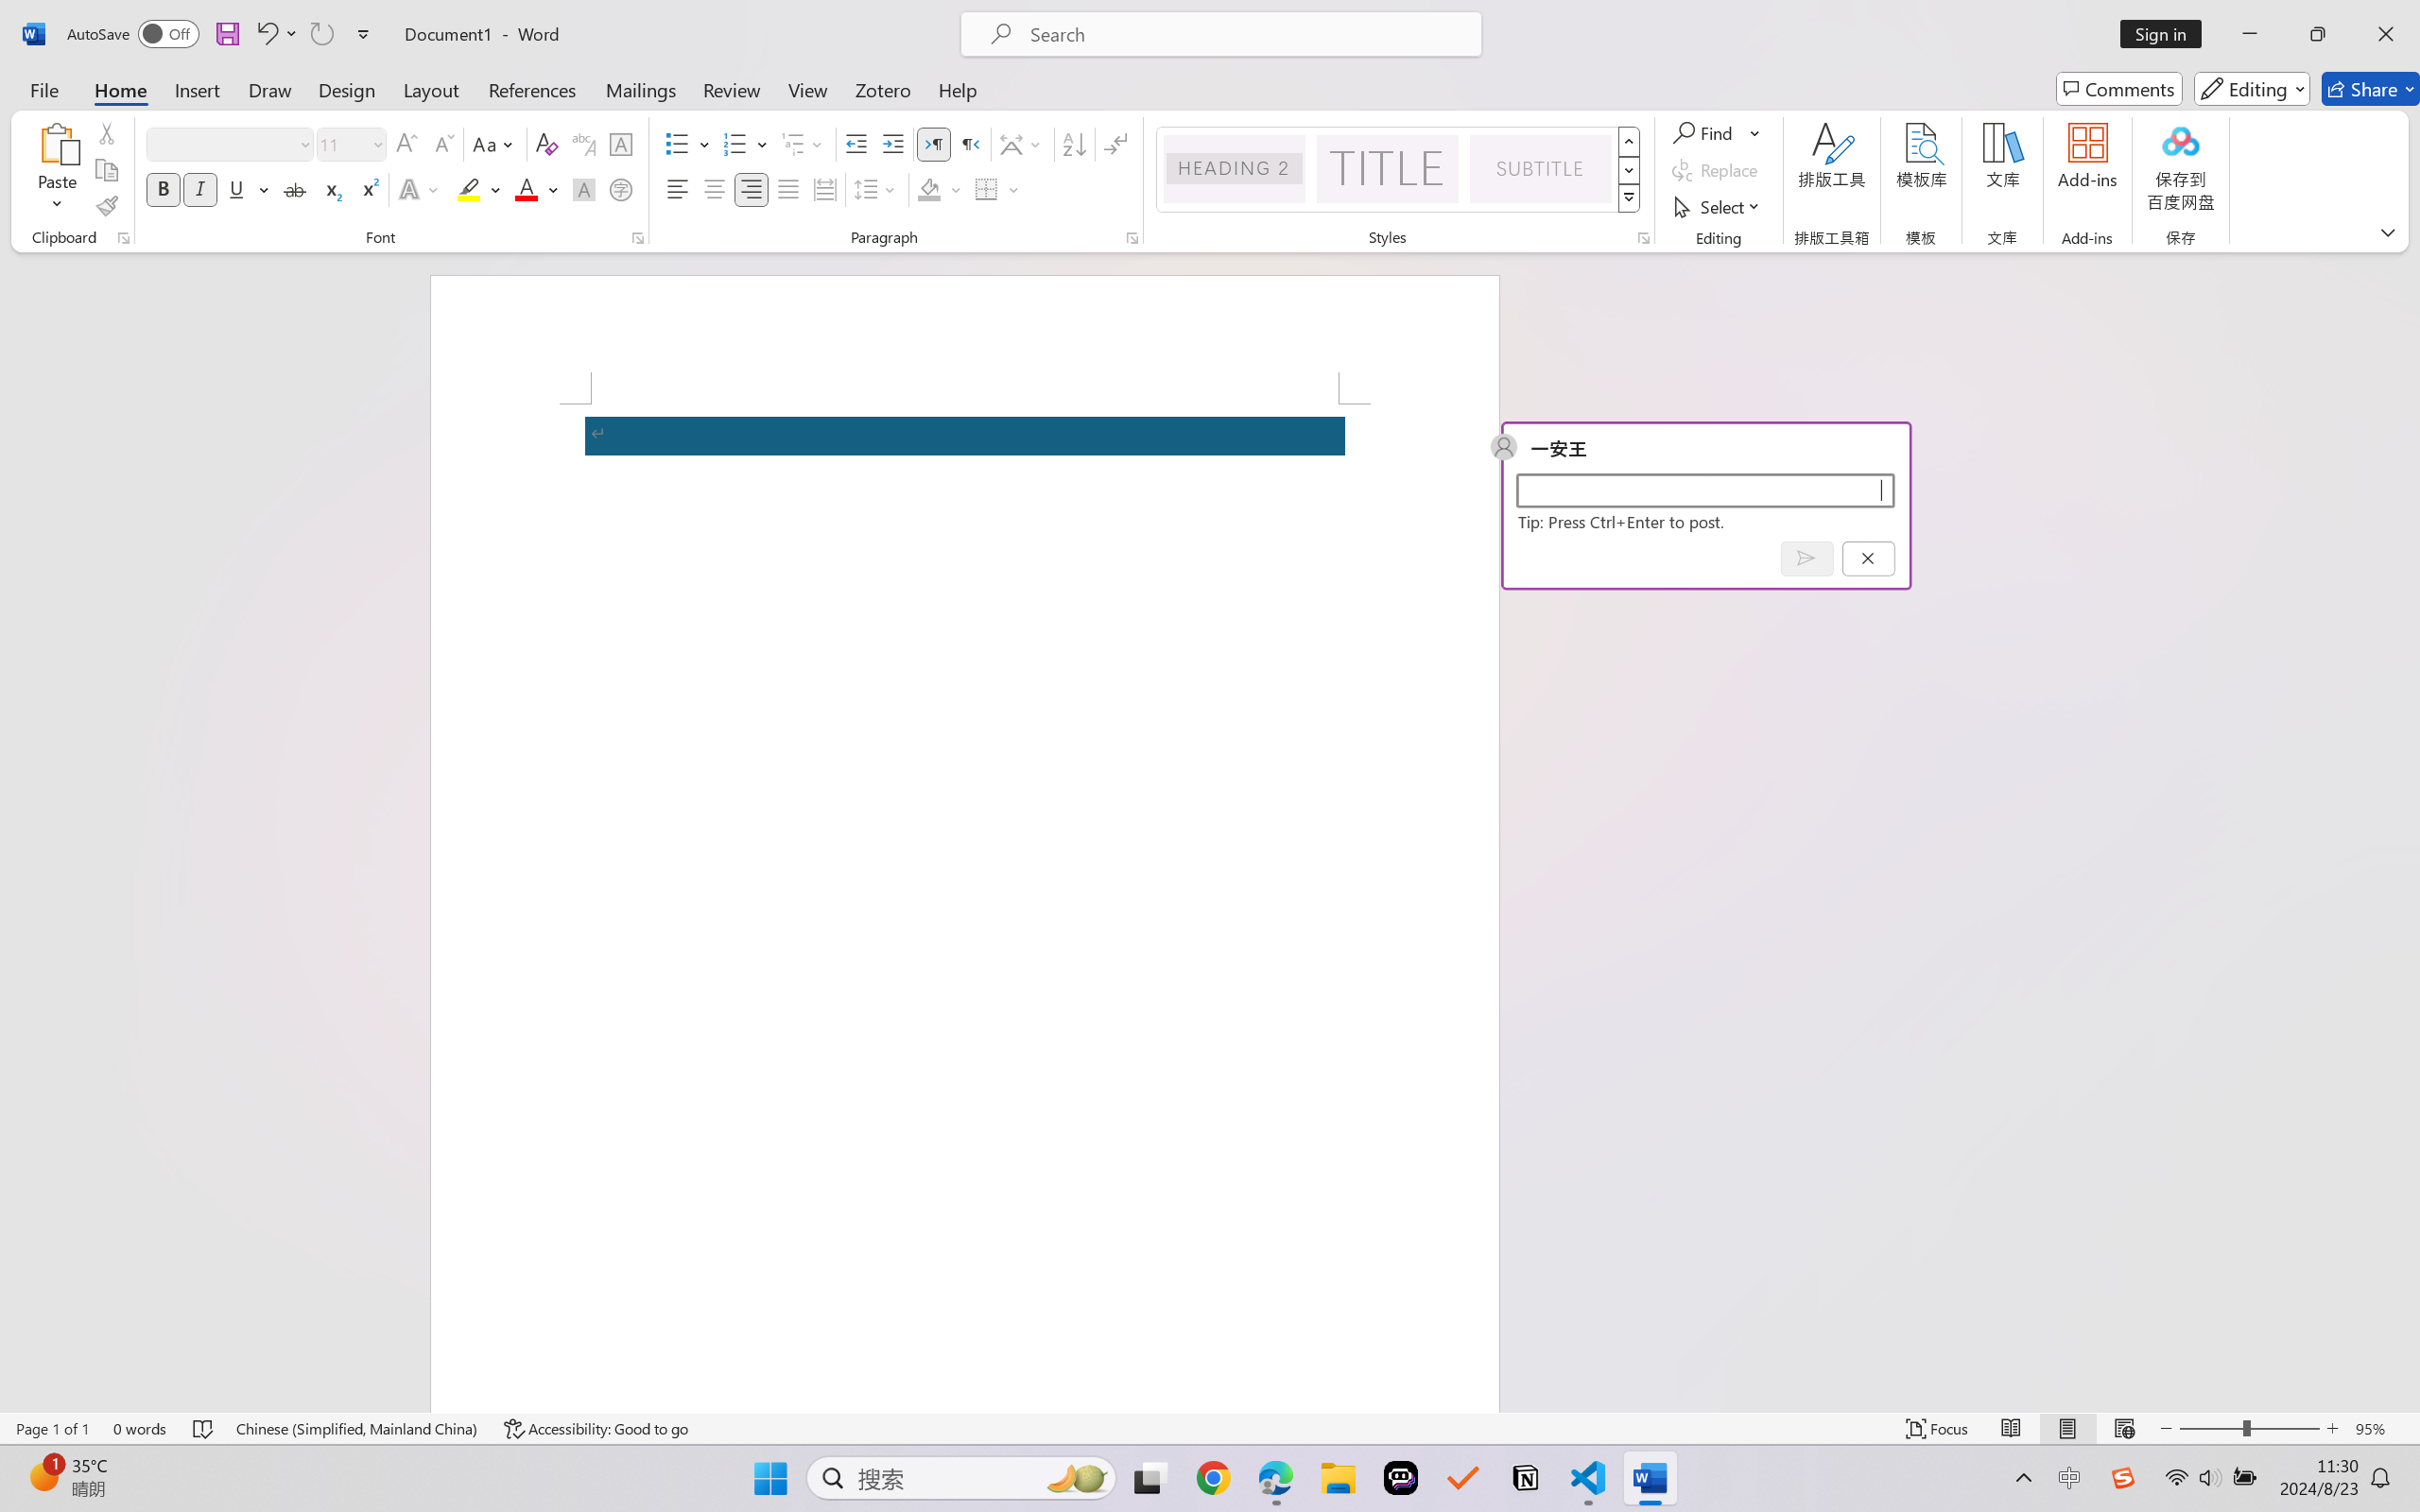  Describe the element at coordinates (356, 1428) in the screenshot. I see `'Language Chinese (Simplified, Mainland China)'` at that location.